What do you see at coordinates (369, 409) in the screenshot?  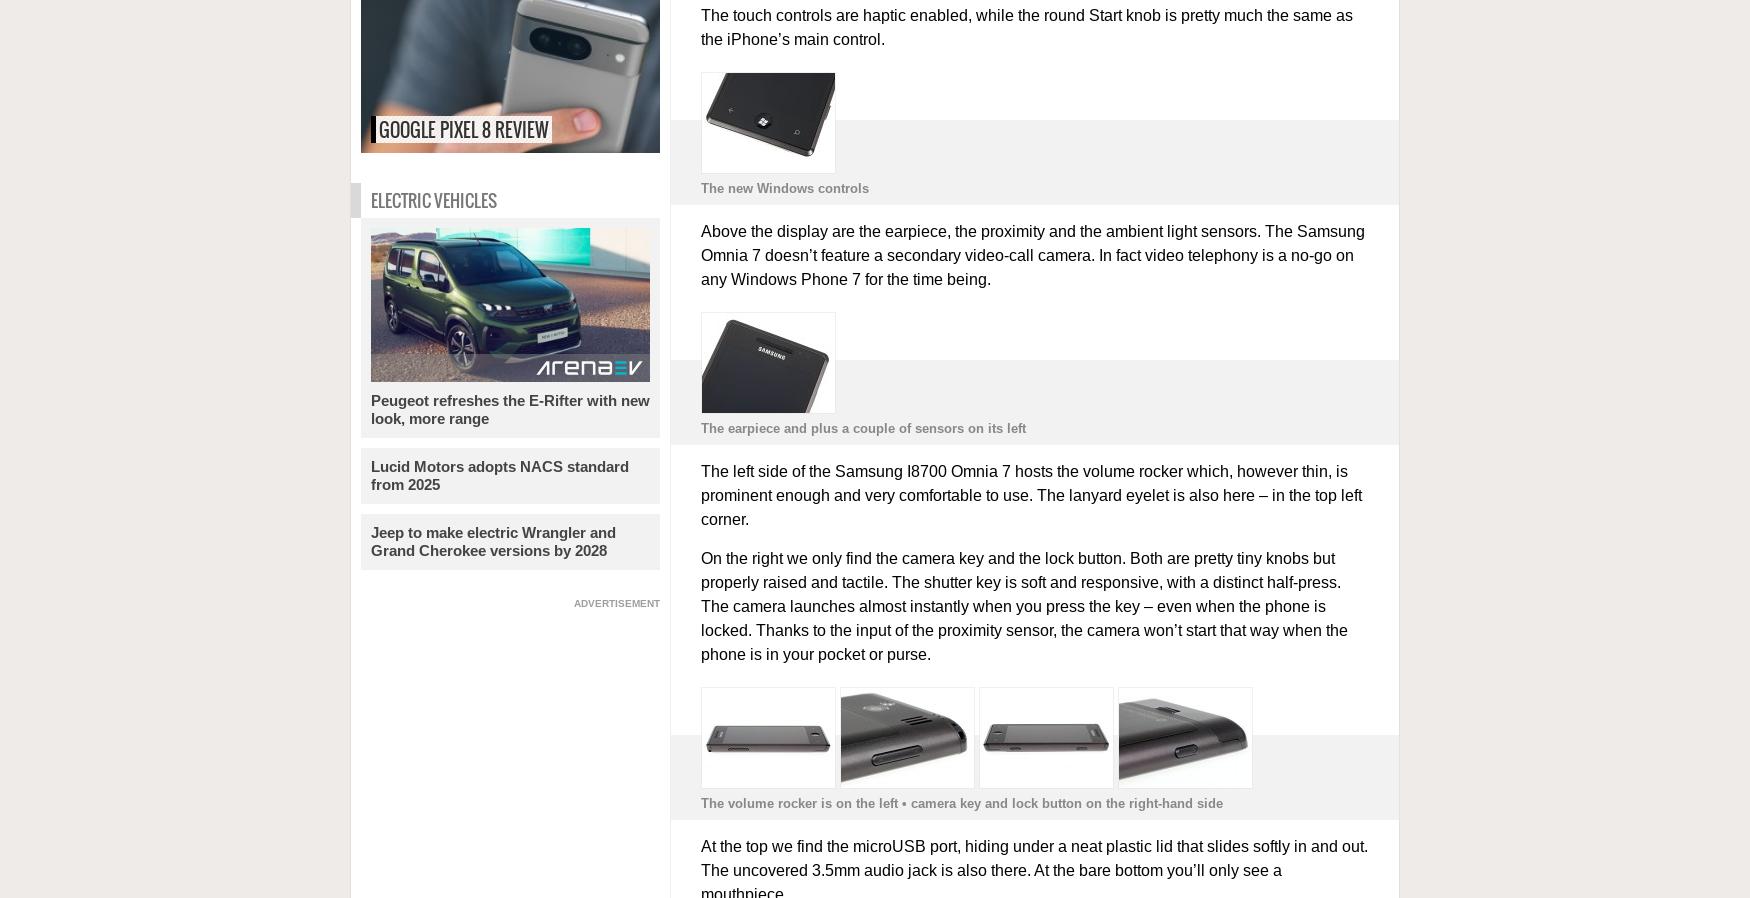 I see `'Peugeot refreshes the E-Rifter with new look, more range'` at bounding box center [369, 409].